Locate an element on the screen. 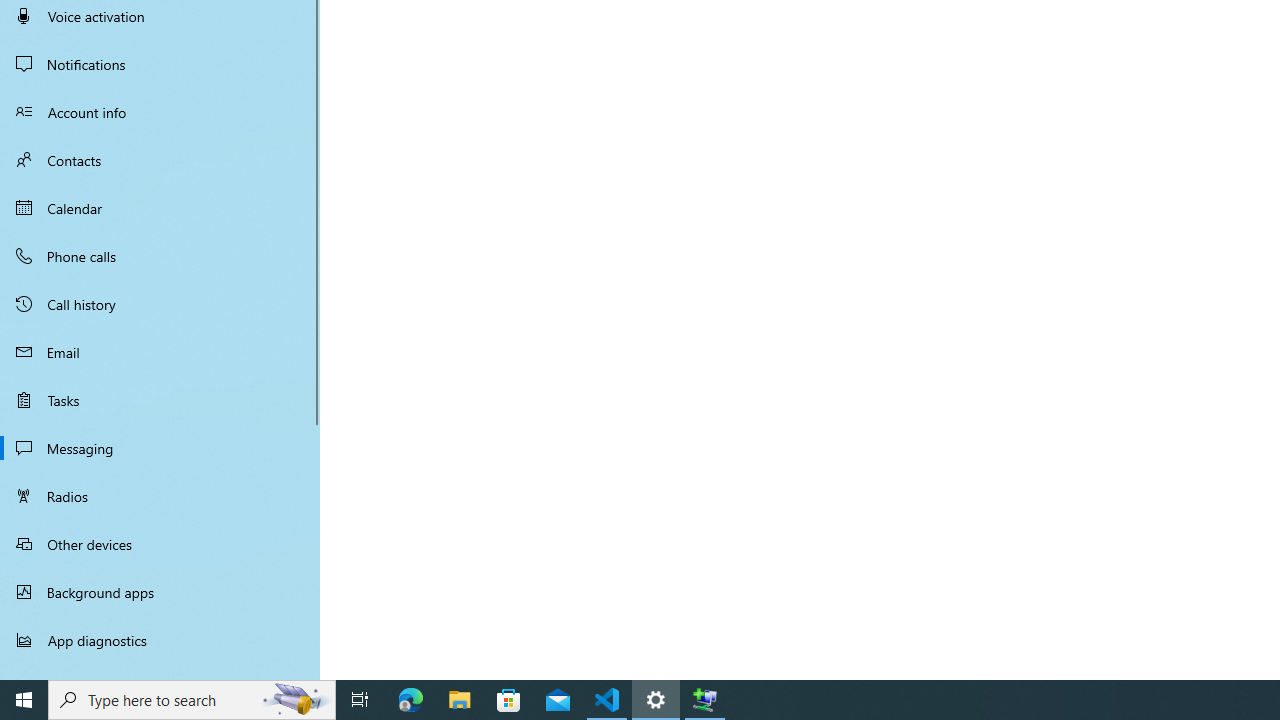  'Phone calls' is located at coordinates (160, 254).